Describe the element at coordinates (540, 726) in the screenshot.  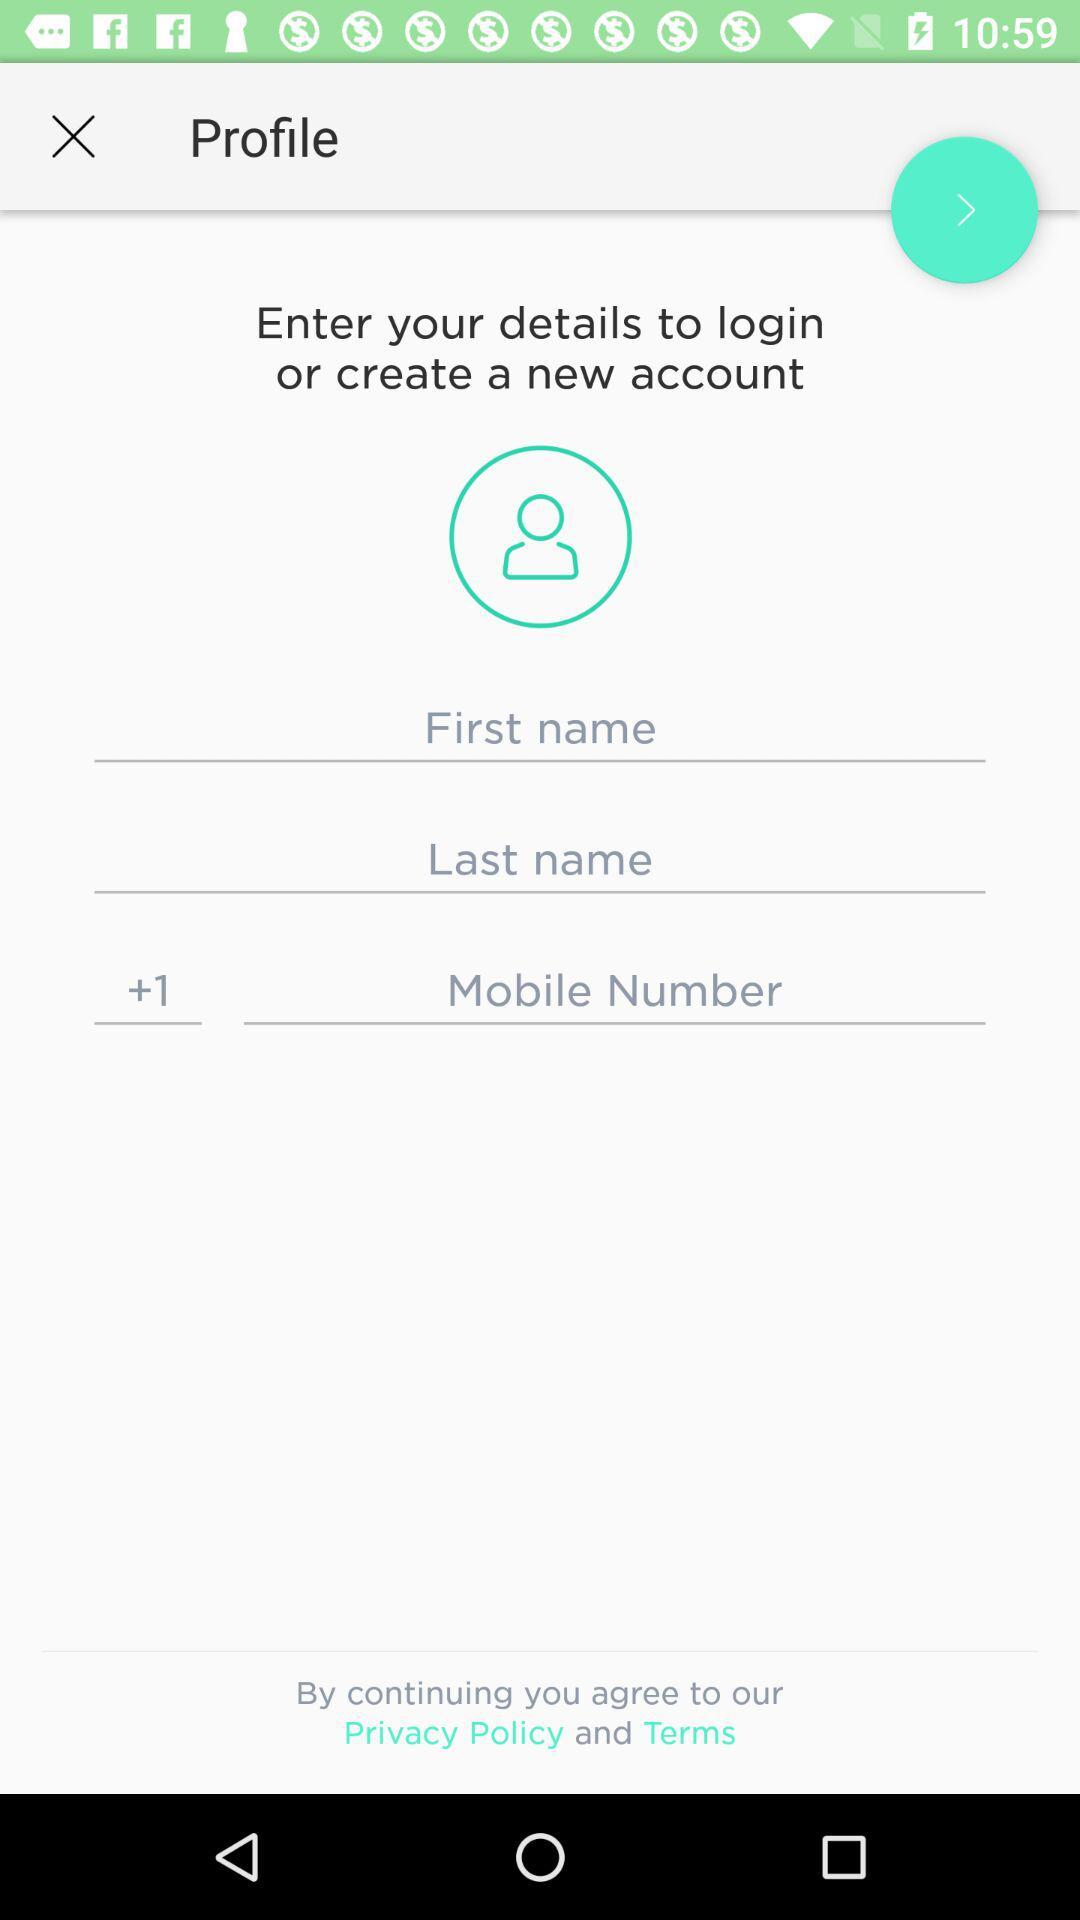
I see `name box` at that location.